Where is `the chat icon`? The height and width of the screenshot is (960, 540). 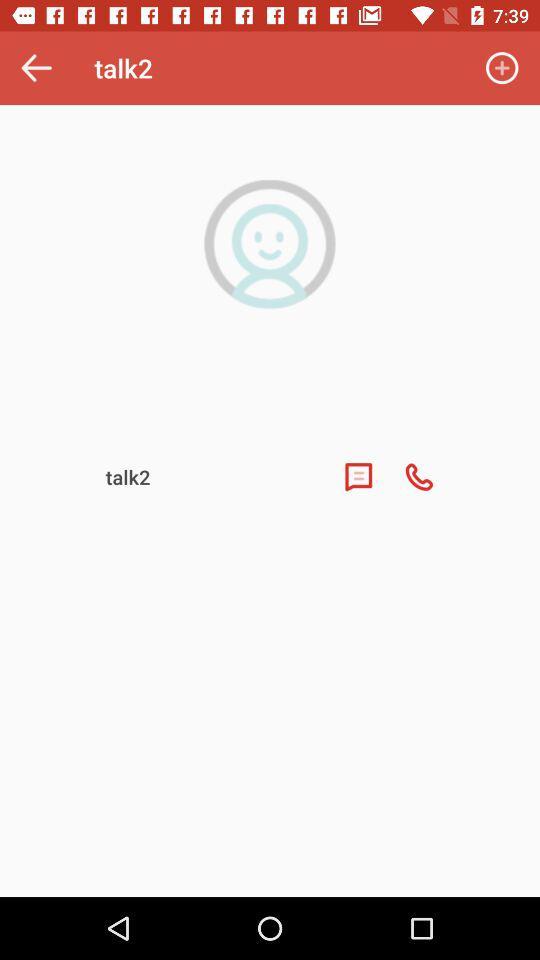 the chat icon is located at coordinates (357, 477).